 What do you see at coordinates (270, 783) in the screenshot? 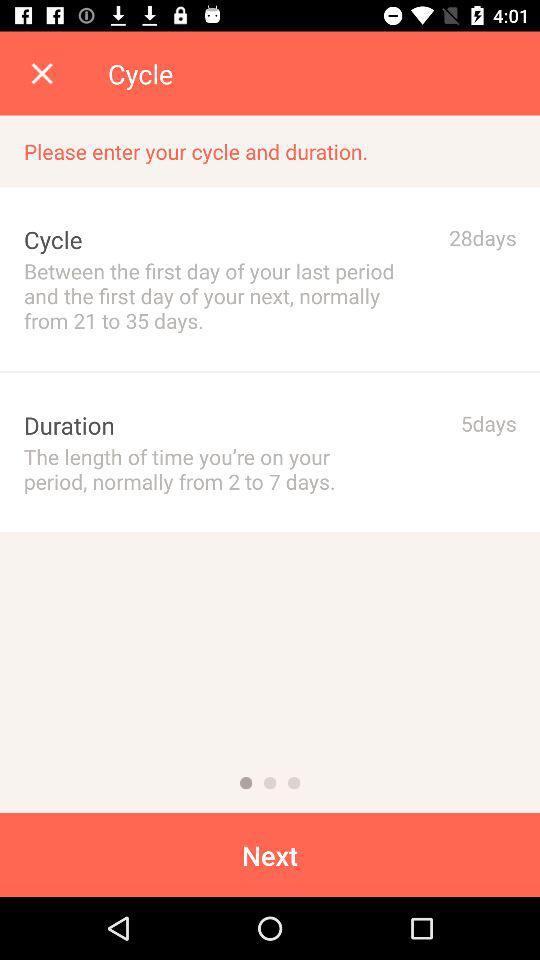
I see `next` at bounding box center [270, 783].